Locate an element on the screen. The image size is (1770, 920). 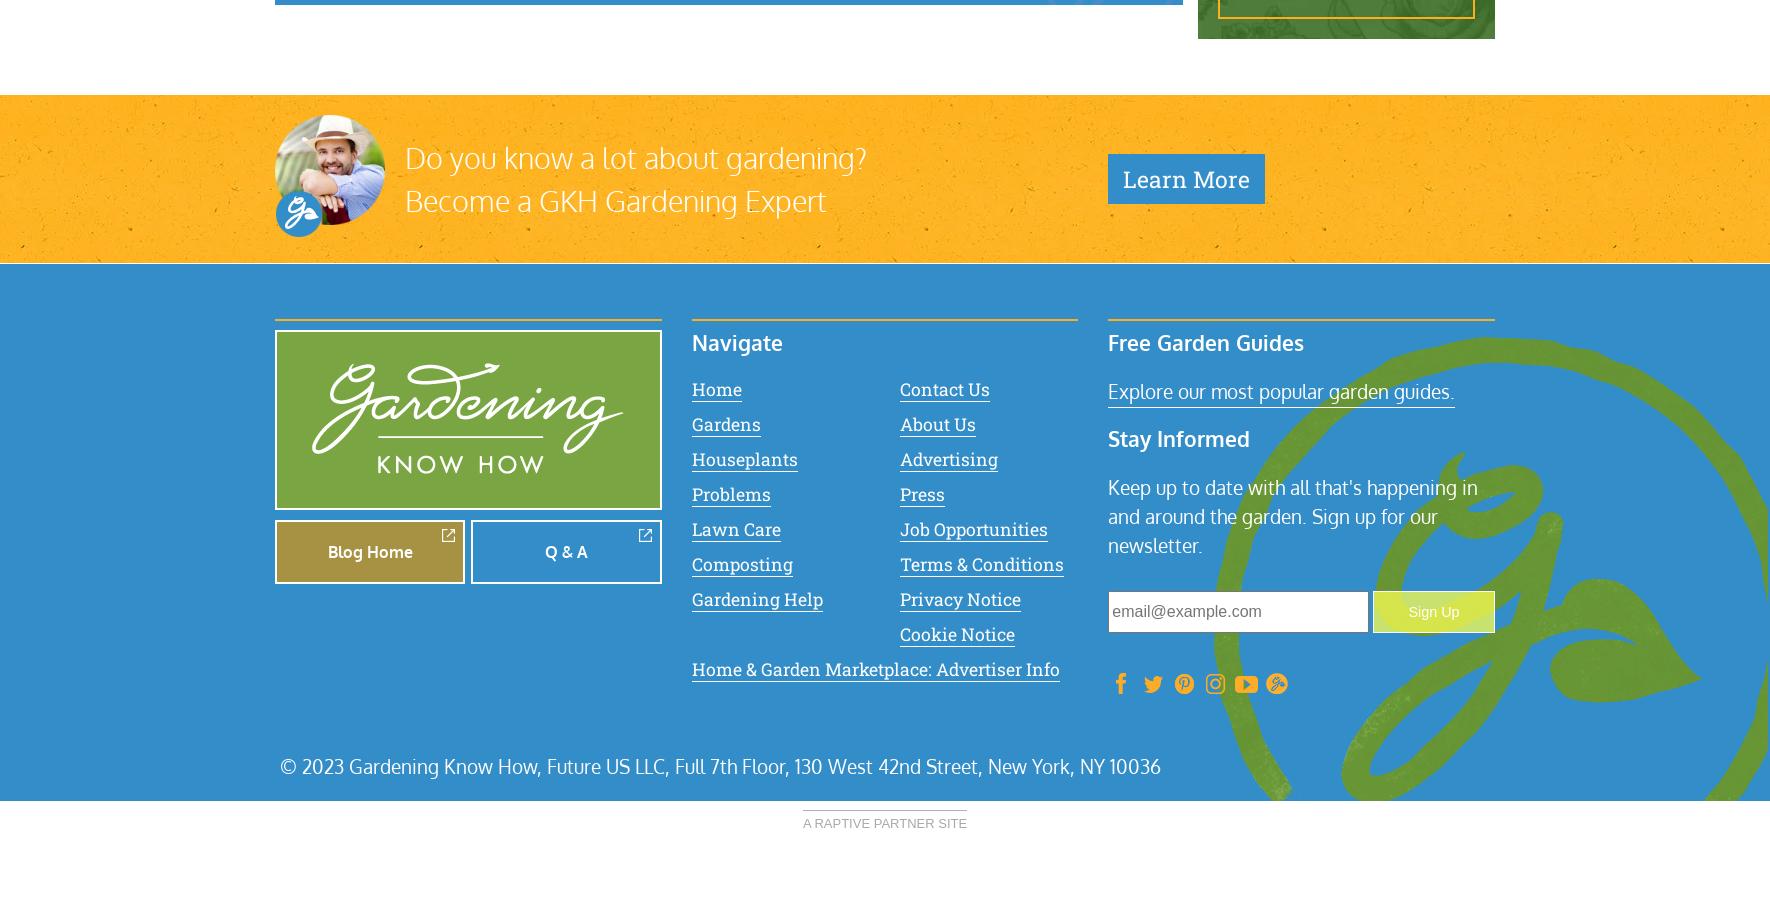
'Privacy Notice' is located at coordinates (958, 597).